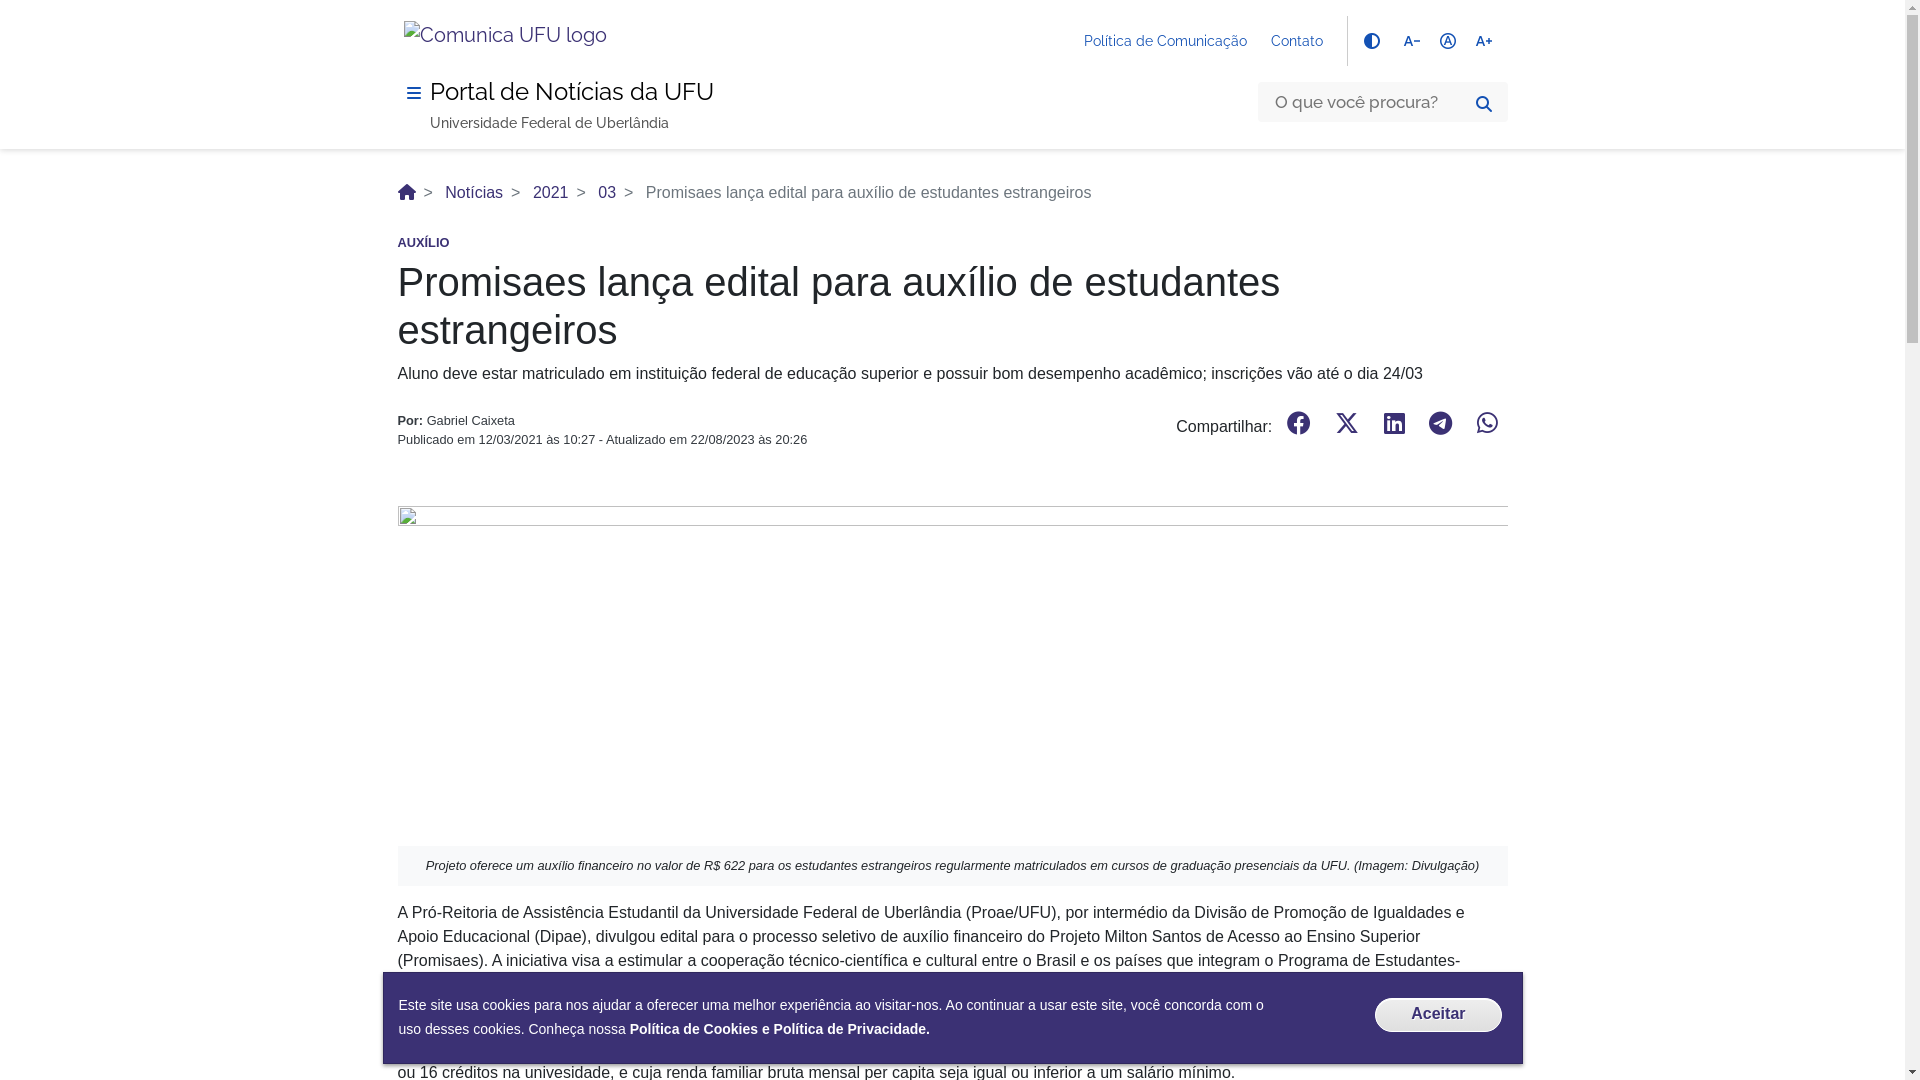  What do you see at coordinates (1448, 41) in the screenshot?
I see `'hdr_auto'` at bounding box center [1448, 41].